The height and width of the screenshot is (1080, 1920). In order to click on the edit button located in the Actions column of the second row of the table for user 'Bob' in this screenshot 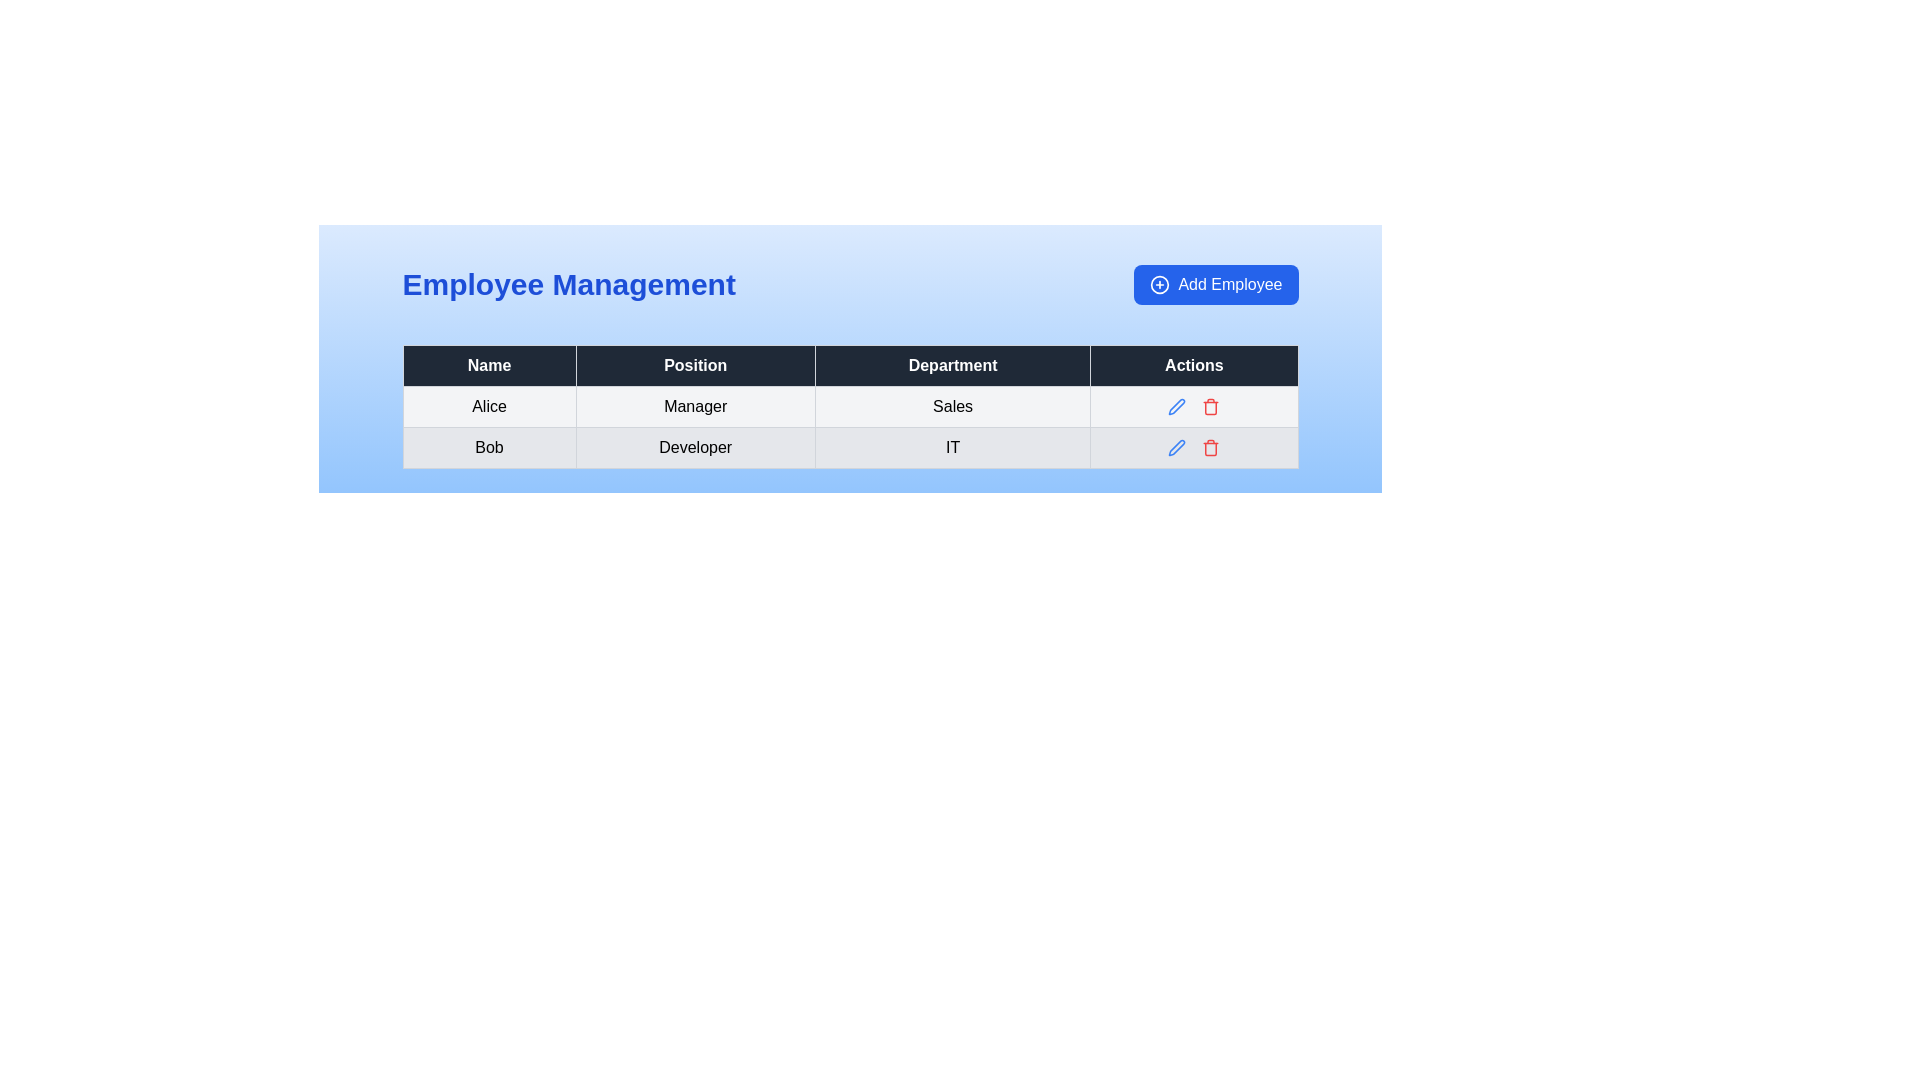, I will do `click(1177, 406)`.